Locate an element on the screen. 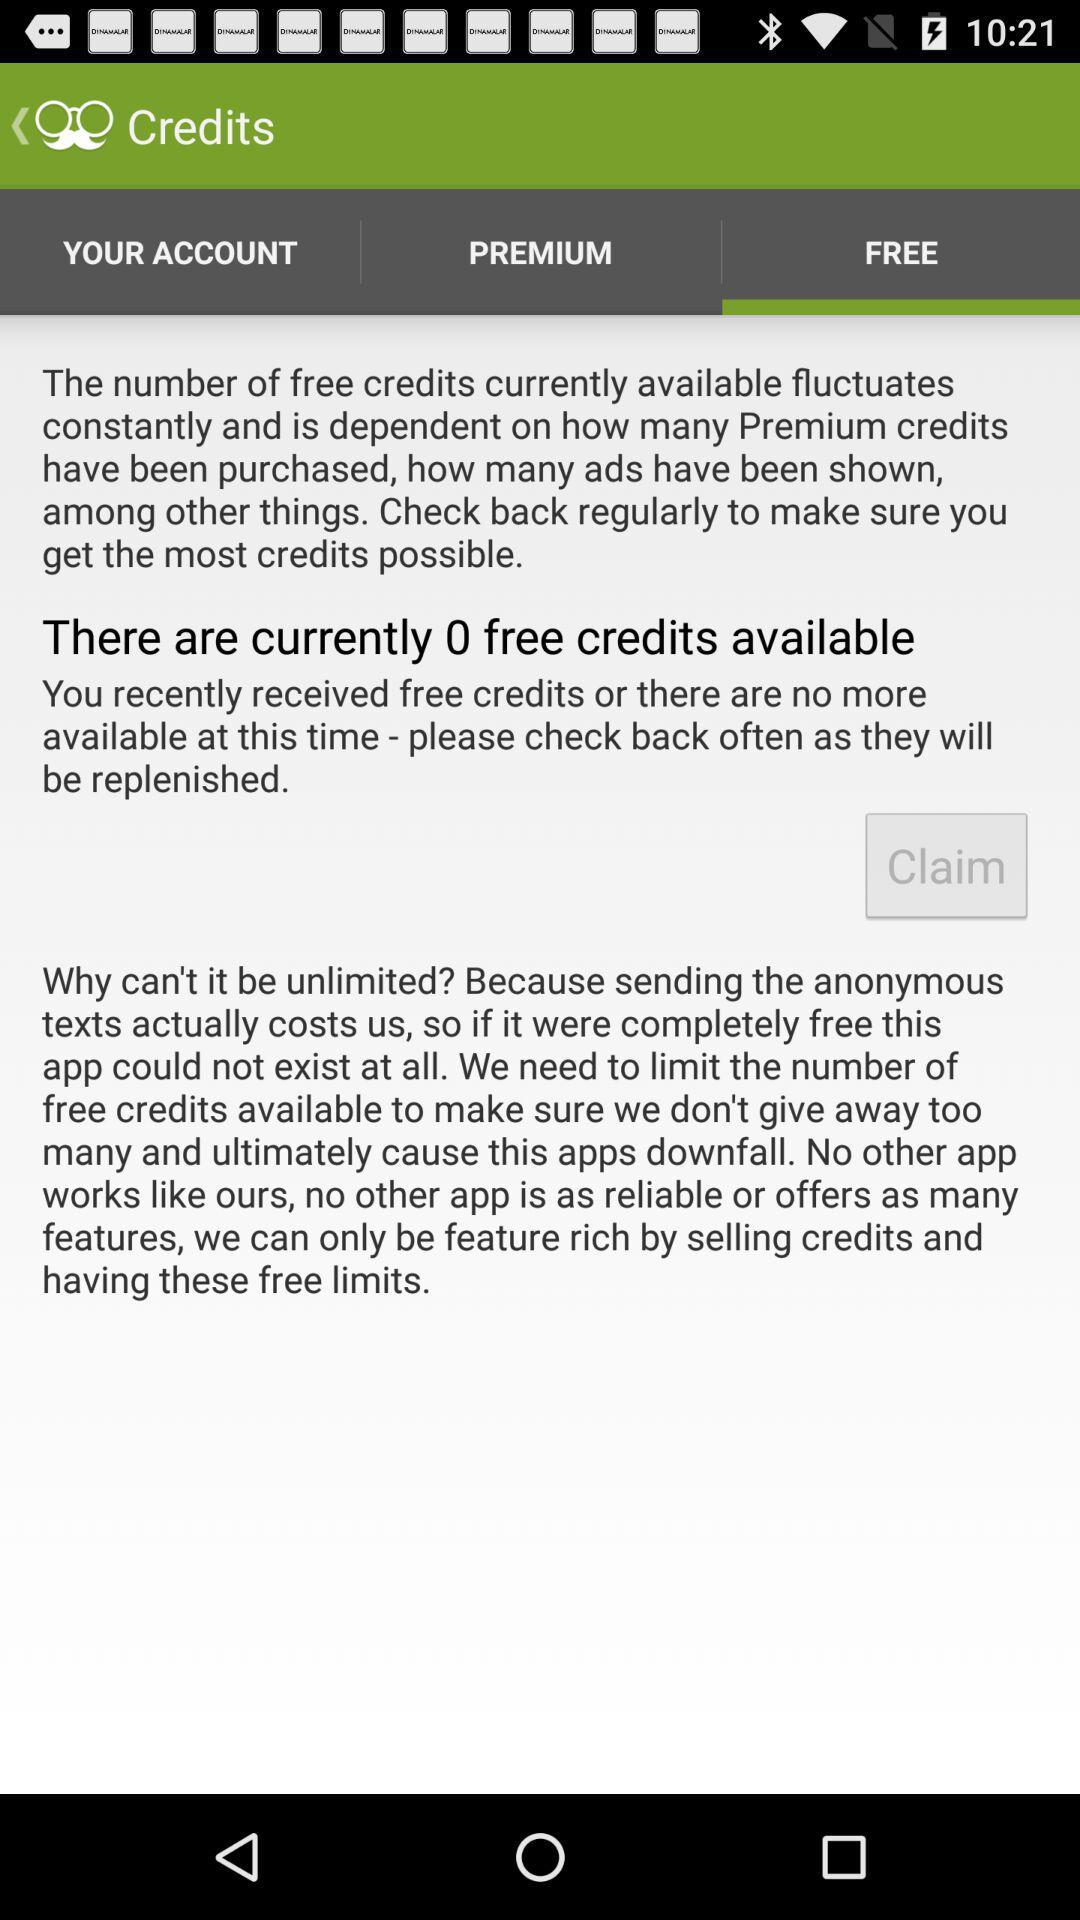 This screenshot has height=1920, width=1080. the tab your account on the web page is located at coordinates (181, 251).